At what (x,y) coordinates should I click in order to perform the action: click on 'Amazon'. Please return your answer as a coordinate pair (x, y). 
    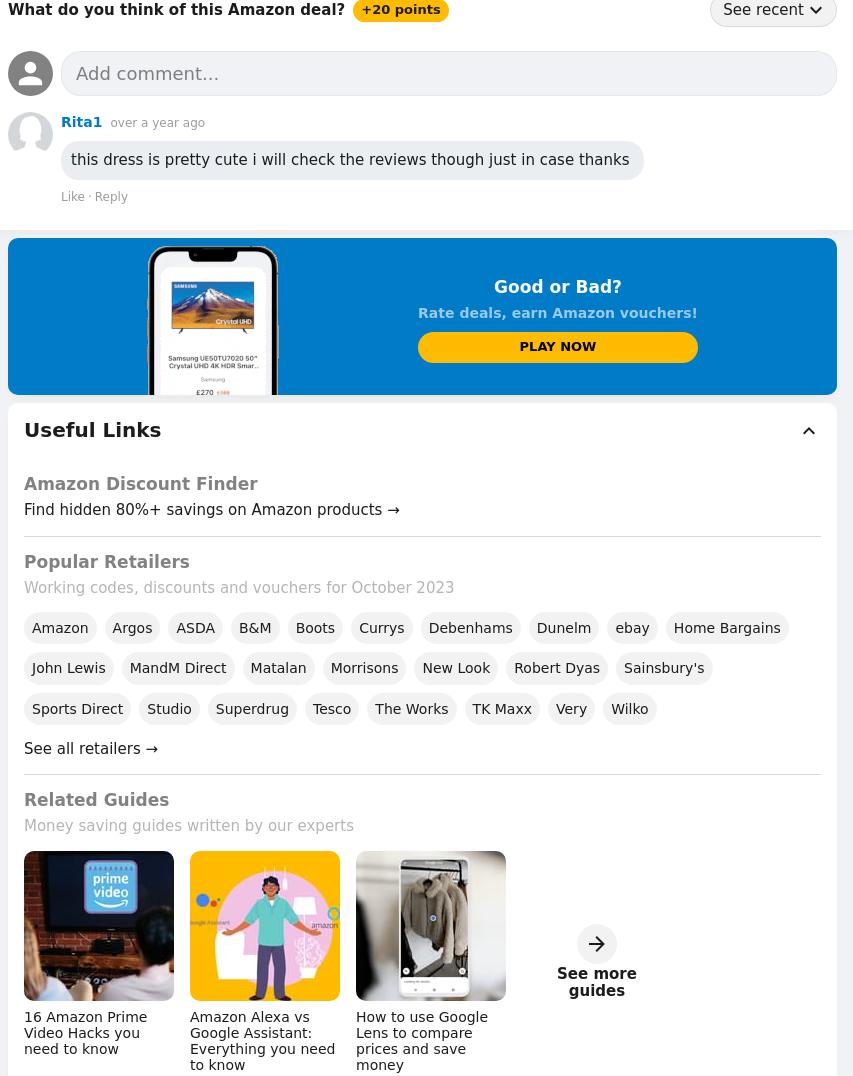
    Looking at the image, I should click on (59, 627).